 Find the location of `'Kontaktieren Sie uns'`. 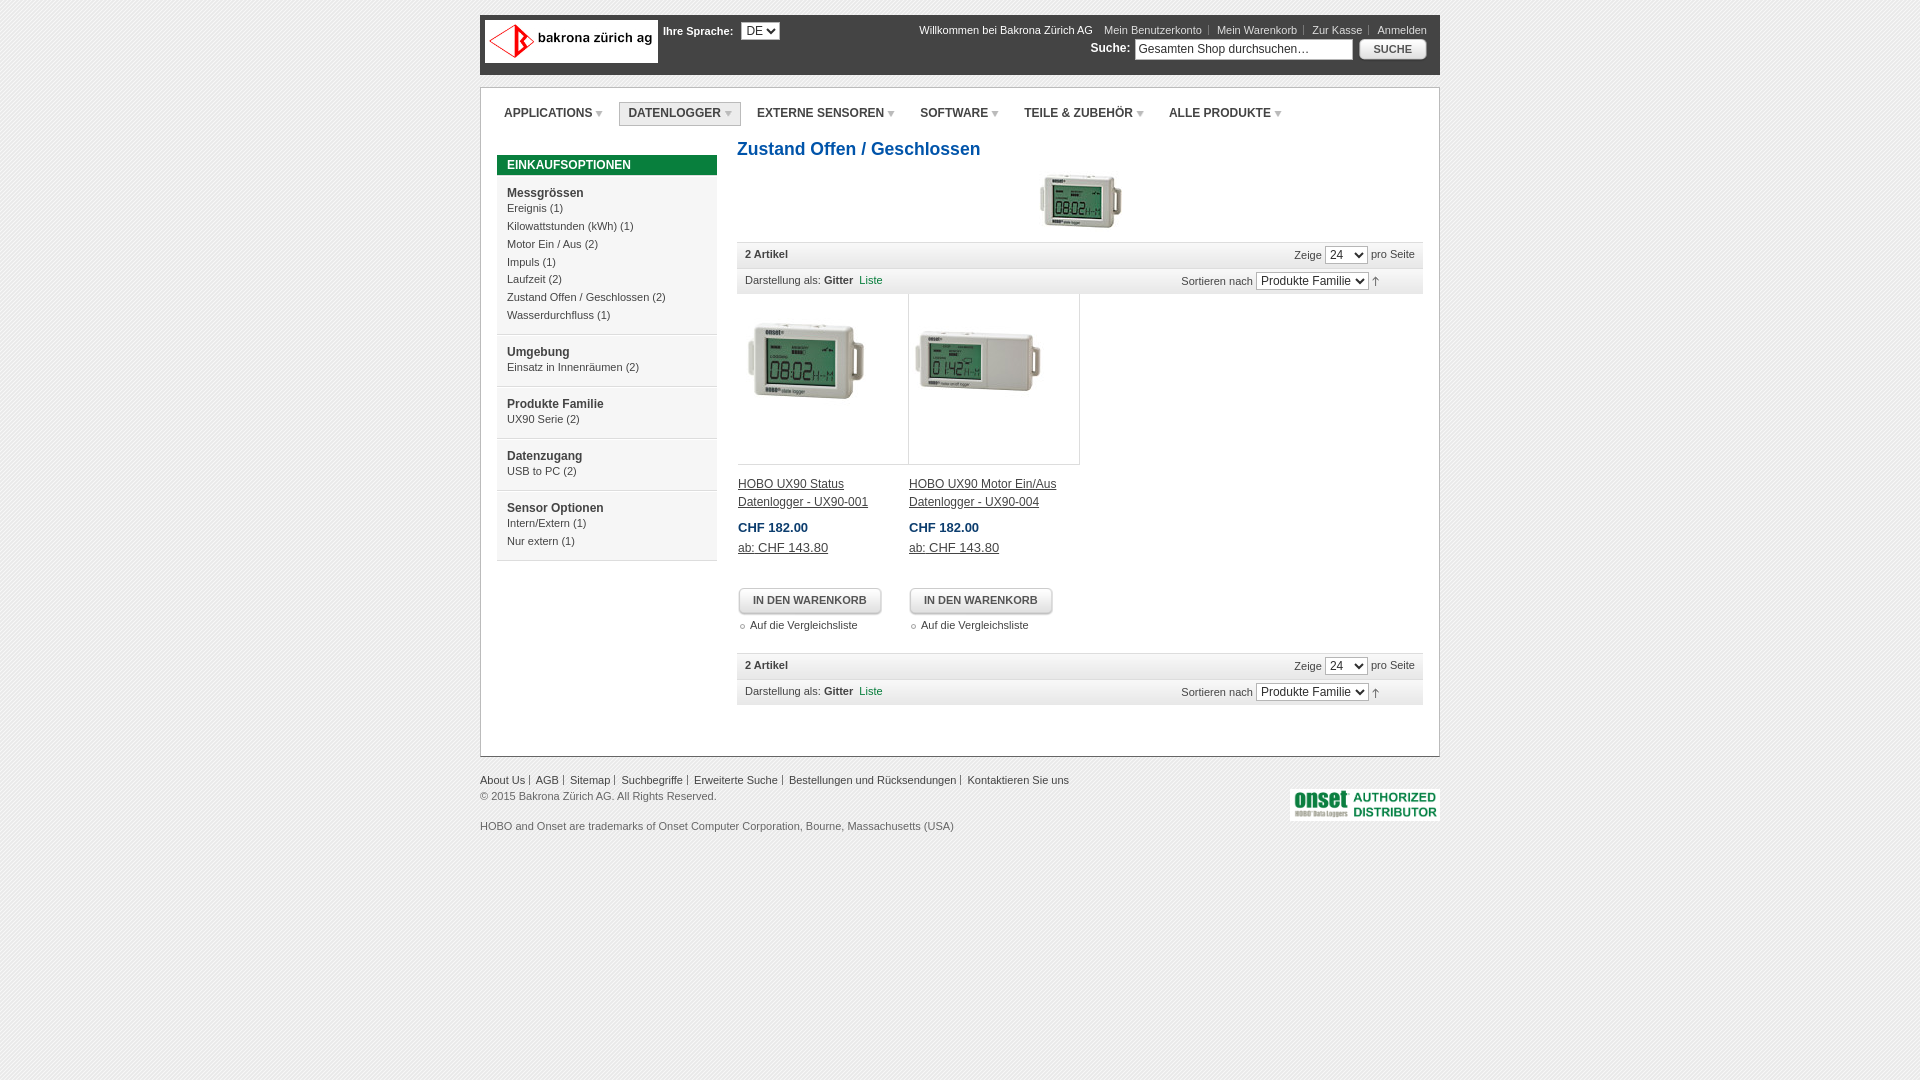

'Kontaktieren Sie uns' is located at coordinates (968, 778).